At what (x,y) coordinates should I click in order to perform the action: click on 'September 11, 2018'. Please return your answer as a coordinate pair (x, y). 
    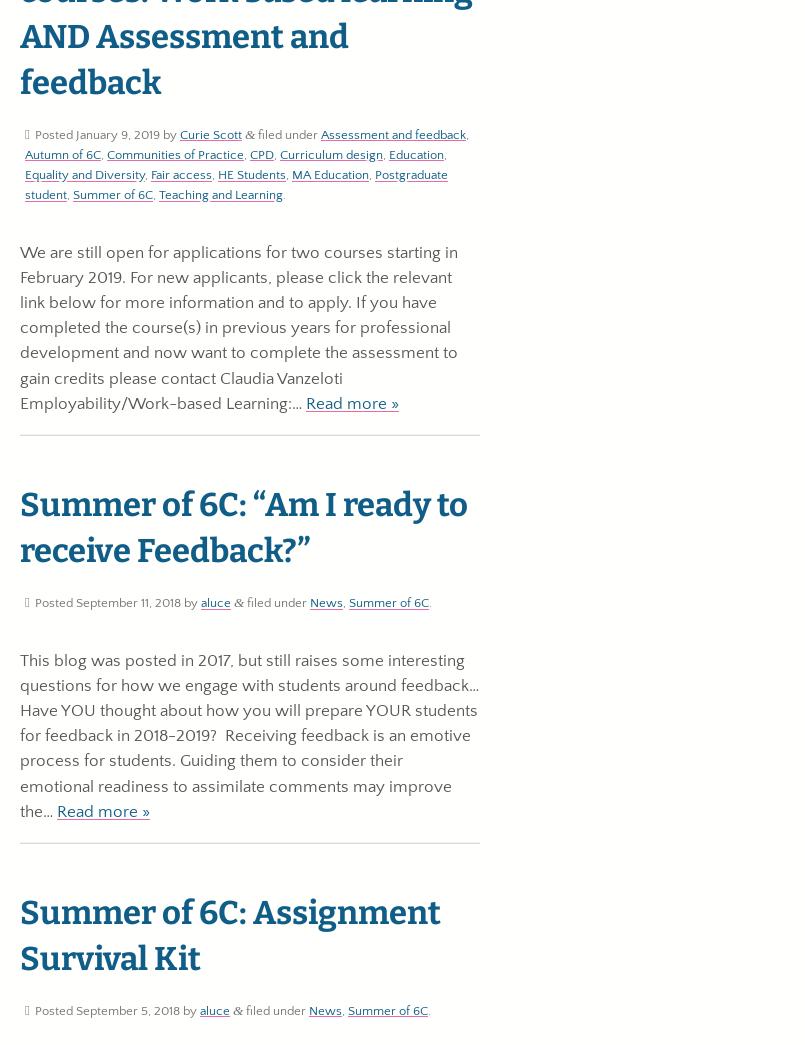
    Looking at the image, I should click on (127, 601).